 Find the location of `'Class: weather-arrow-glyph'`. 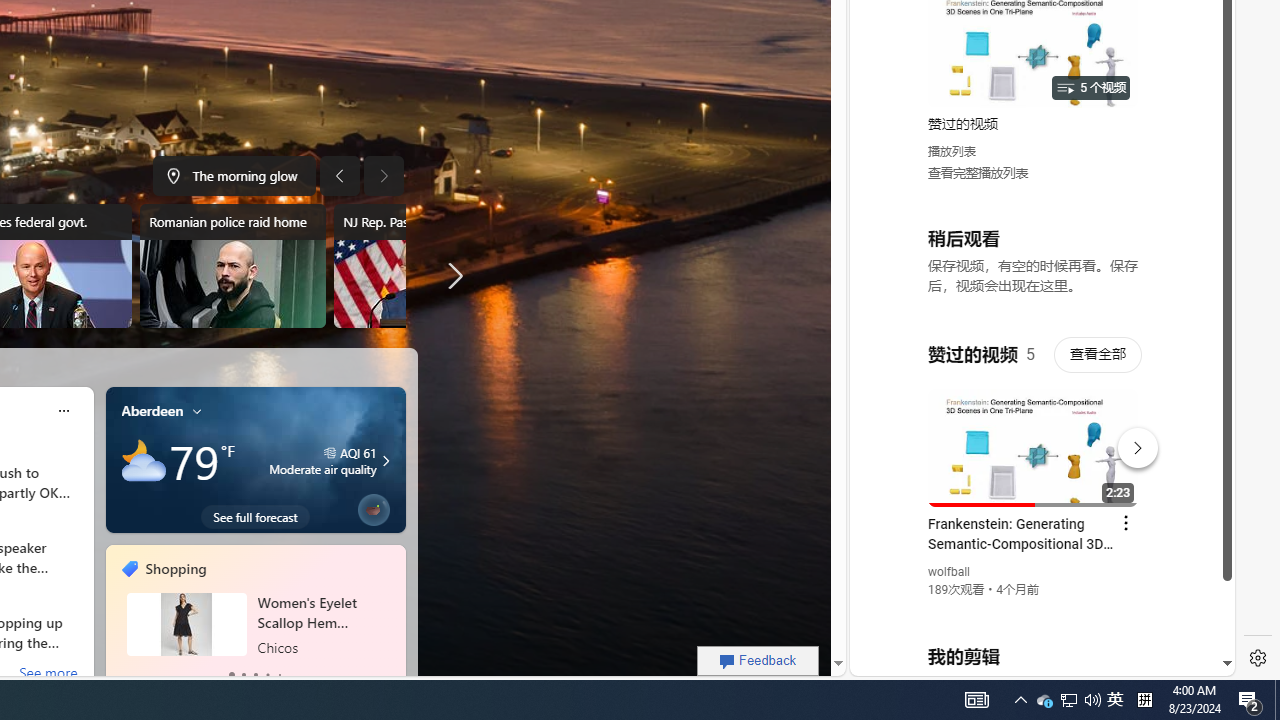

'Class: weather-arrow-glyph' is located at coordinates (385, 461).